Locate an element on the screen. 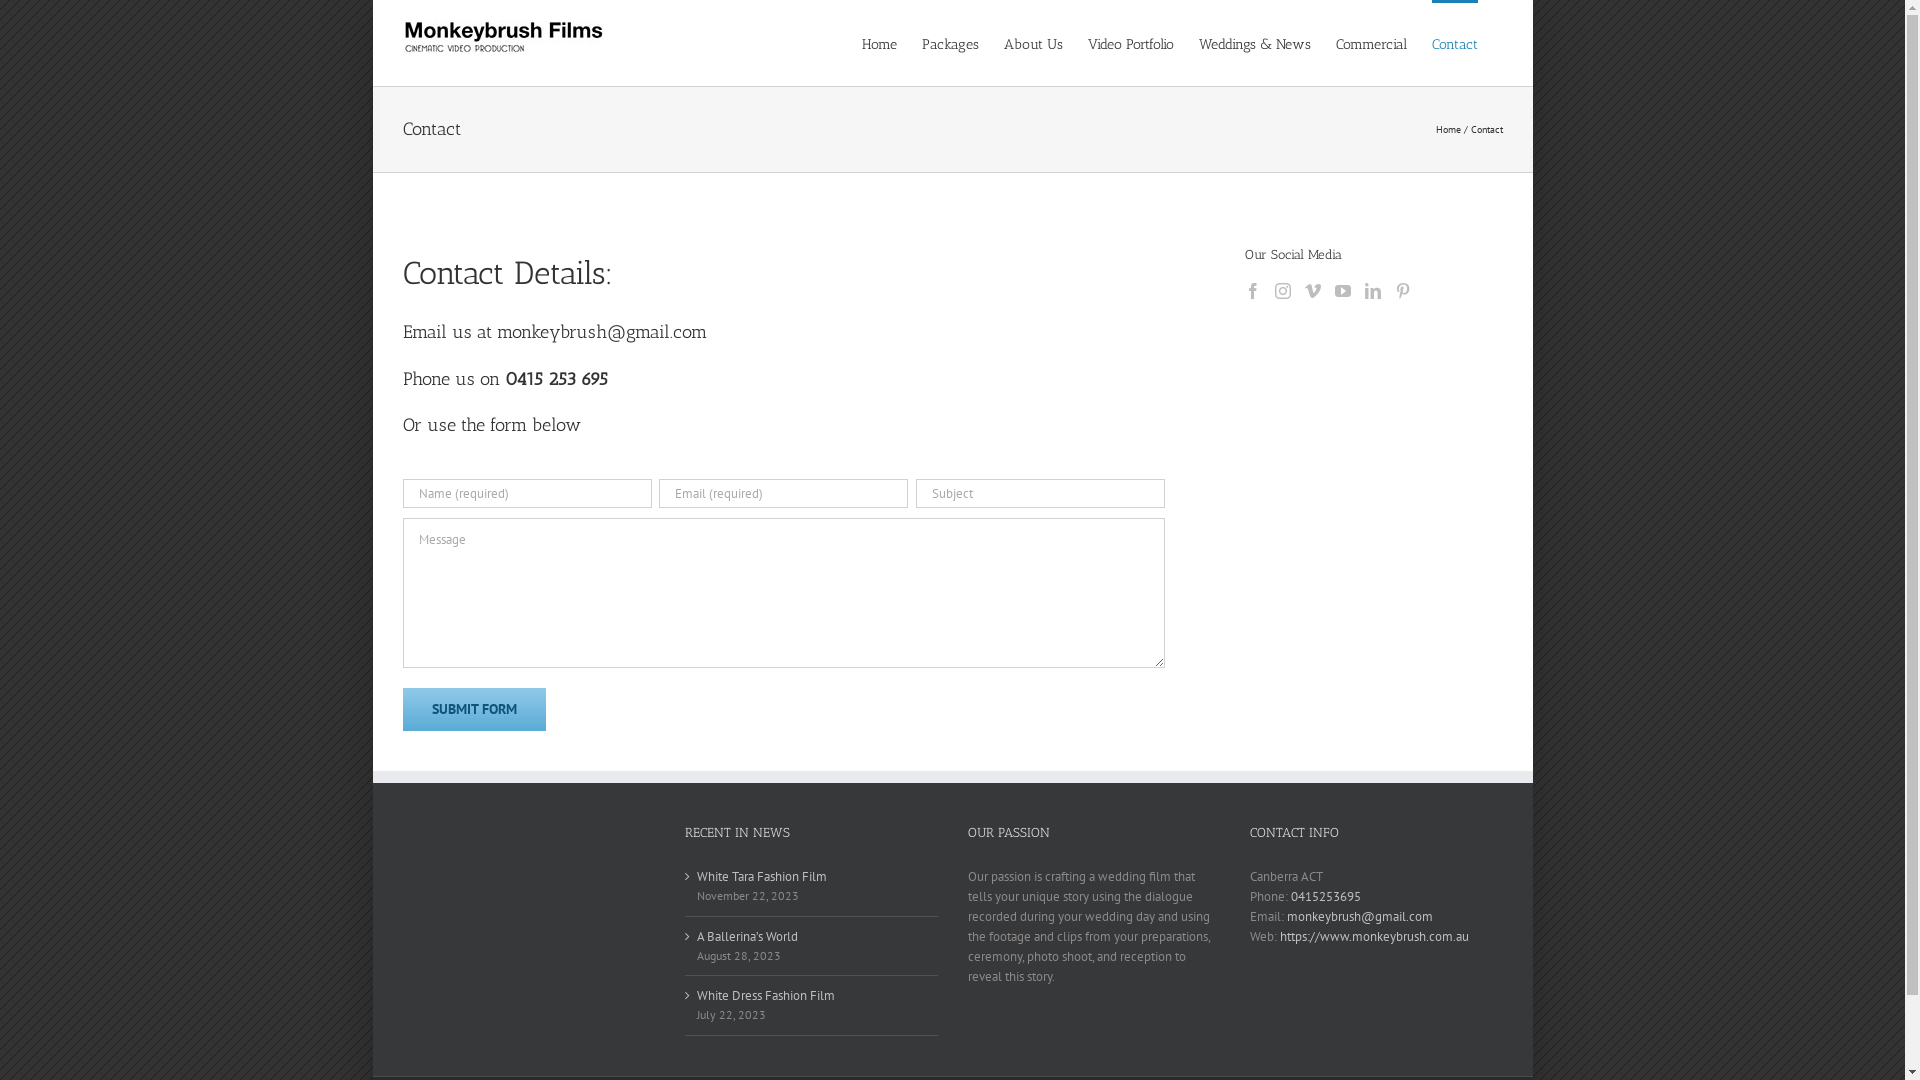 The image size is (1920, 1080). 'Submit Form' is located at coordinates (472, 708).